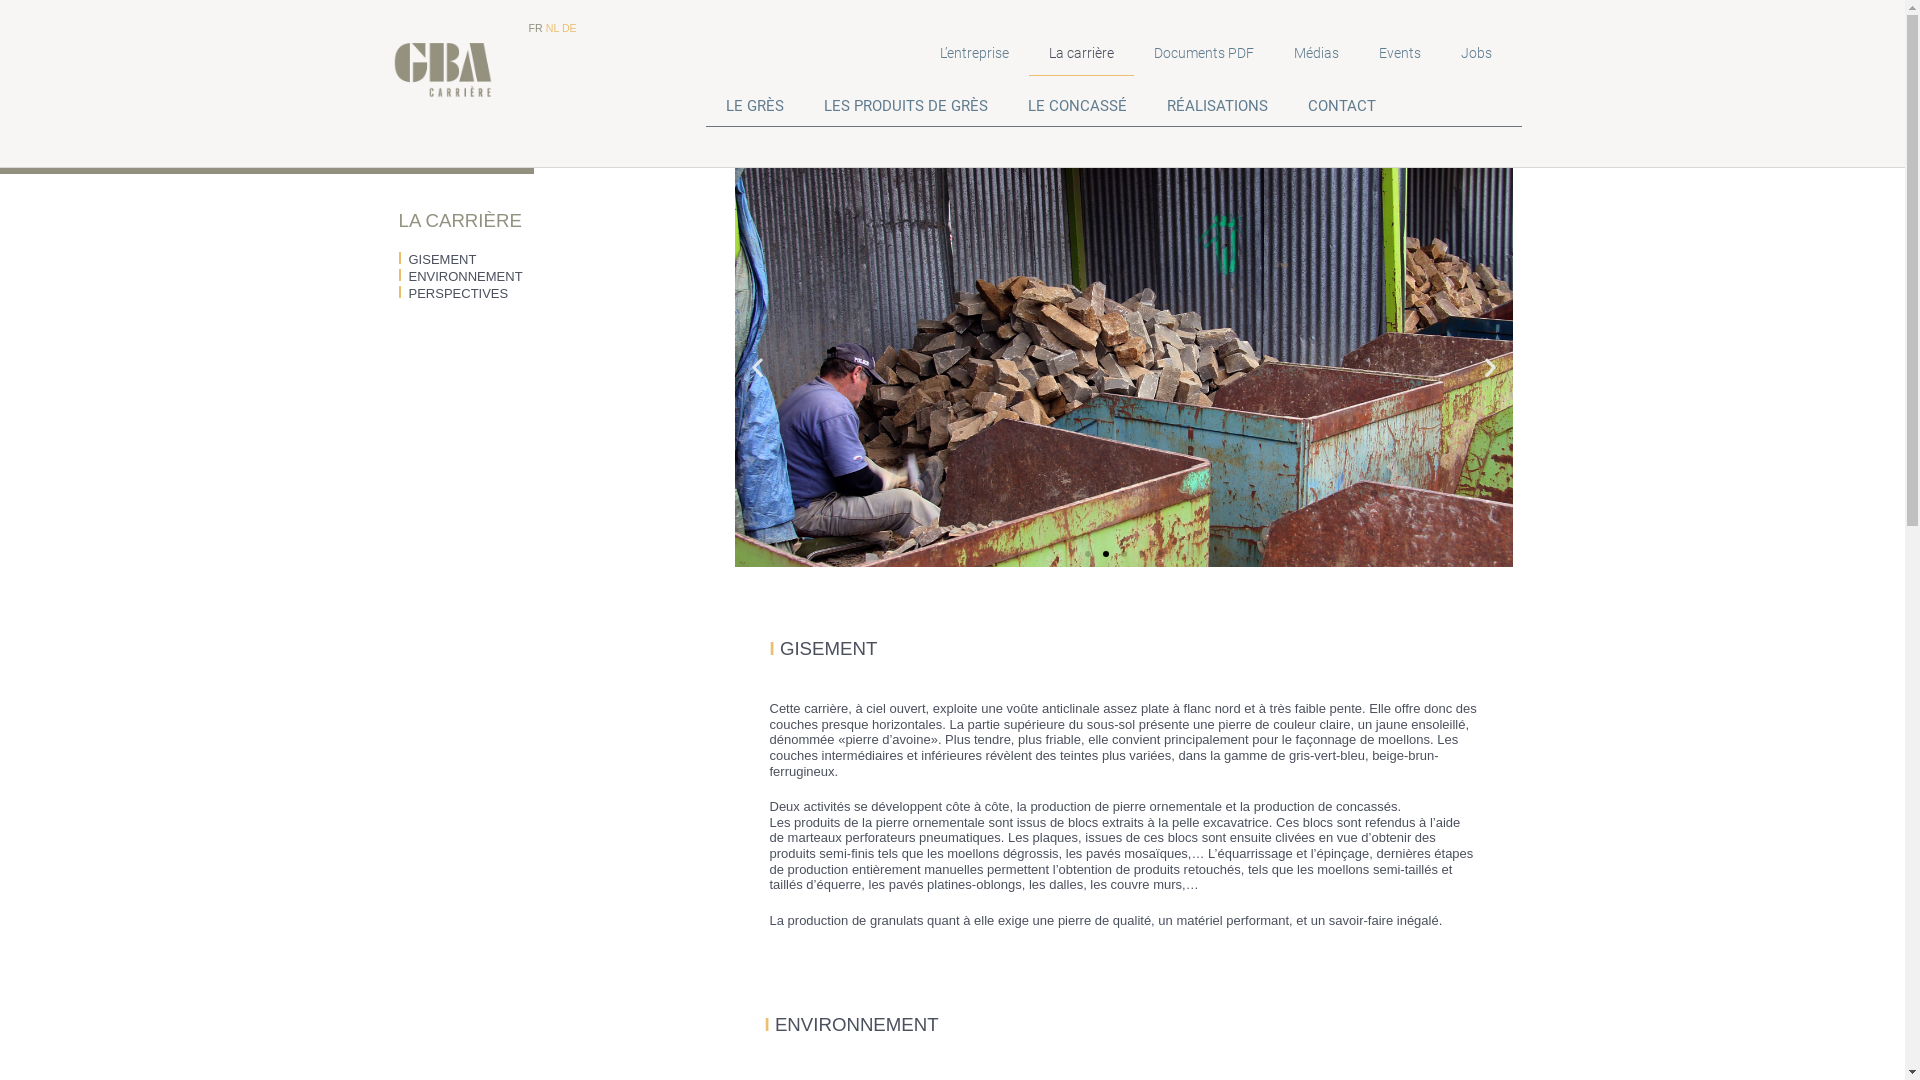 Image resolution: width=1920 pixels, height=1080 pixels. I want to click on 'Events', so click(1399, 52).